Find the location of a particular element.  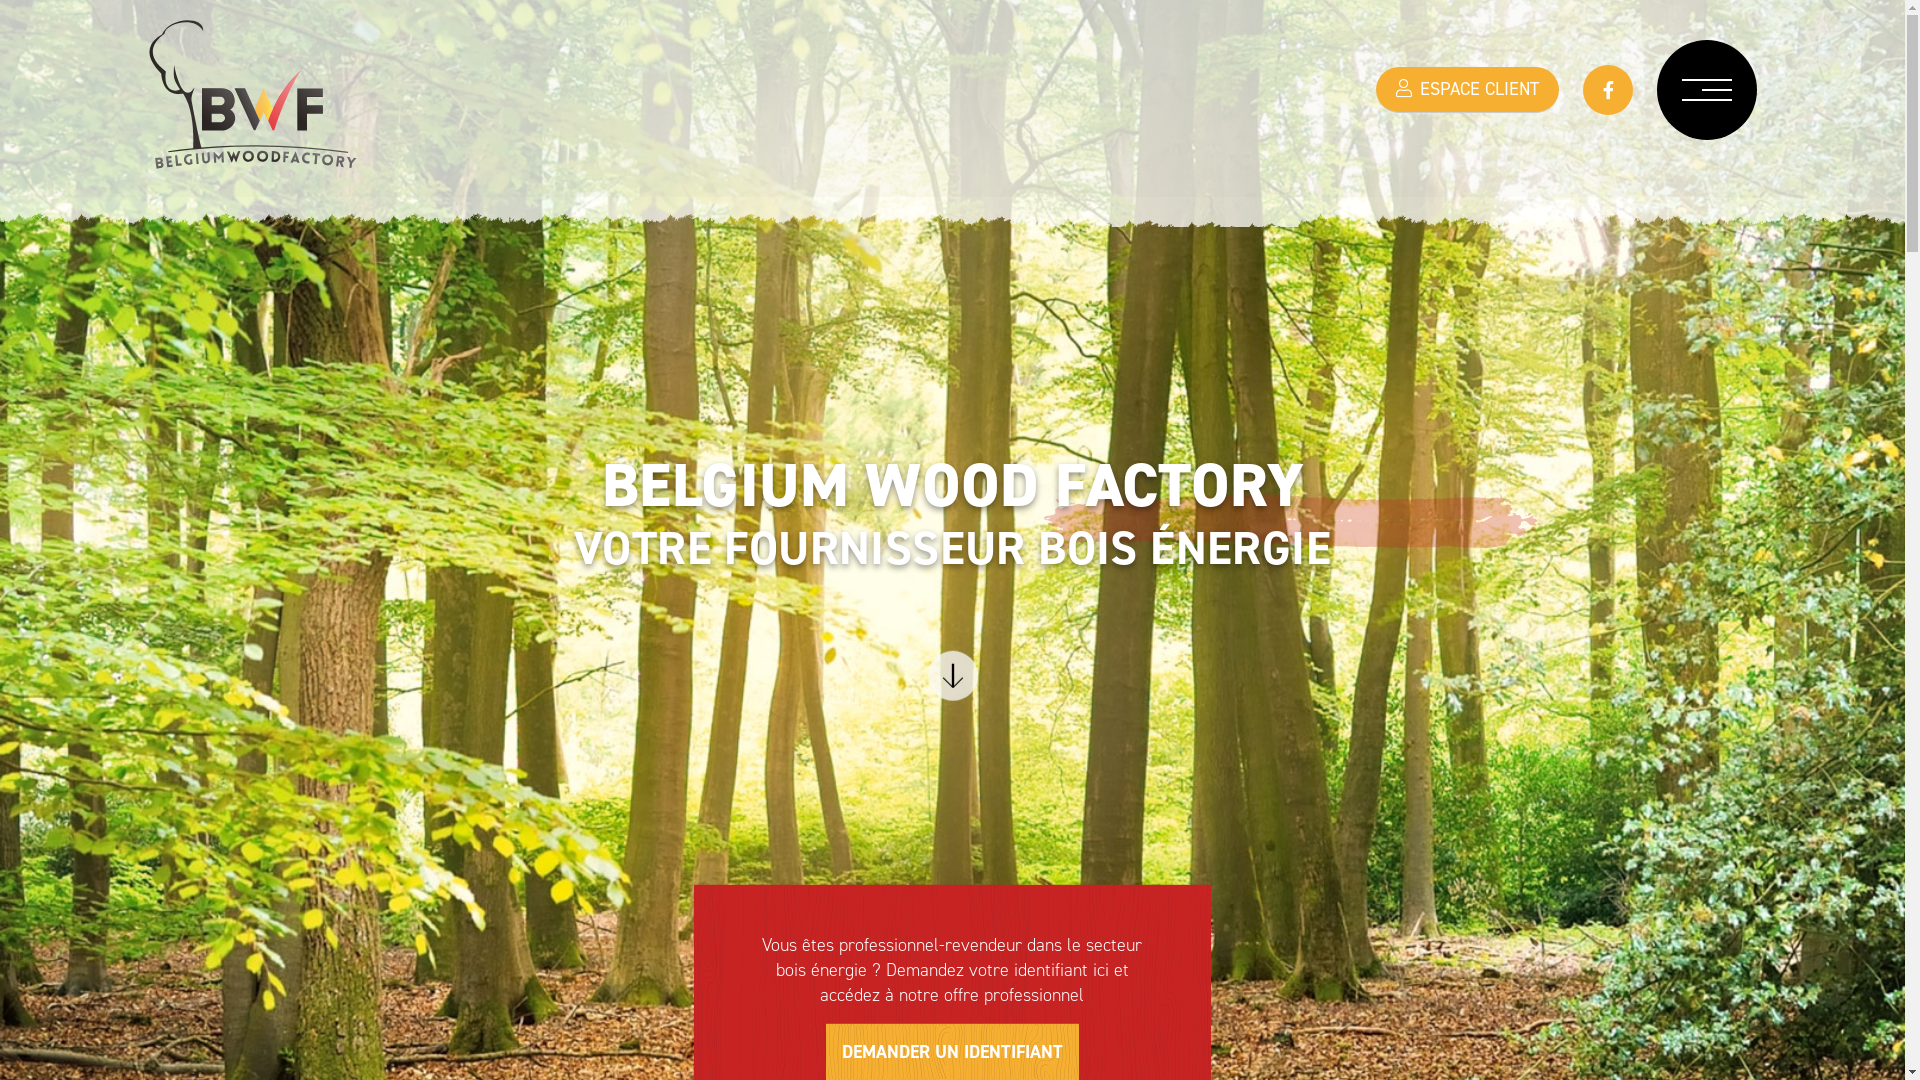

'BELGIUM WOOD FACTORY' is located at coordinates (252, 114).